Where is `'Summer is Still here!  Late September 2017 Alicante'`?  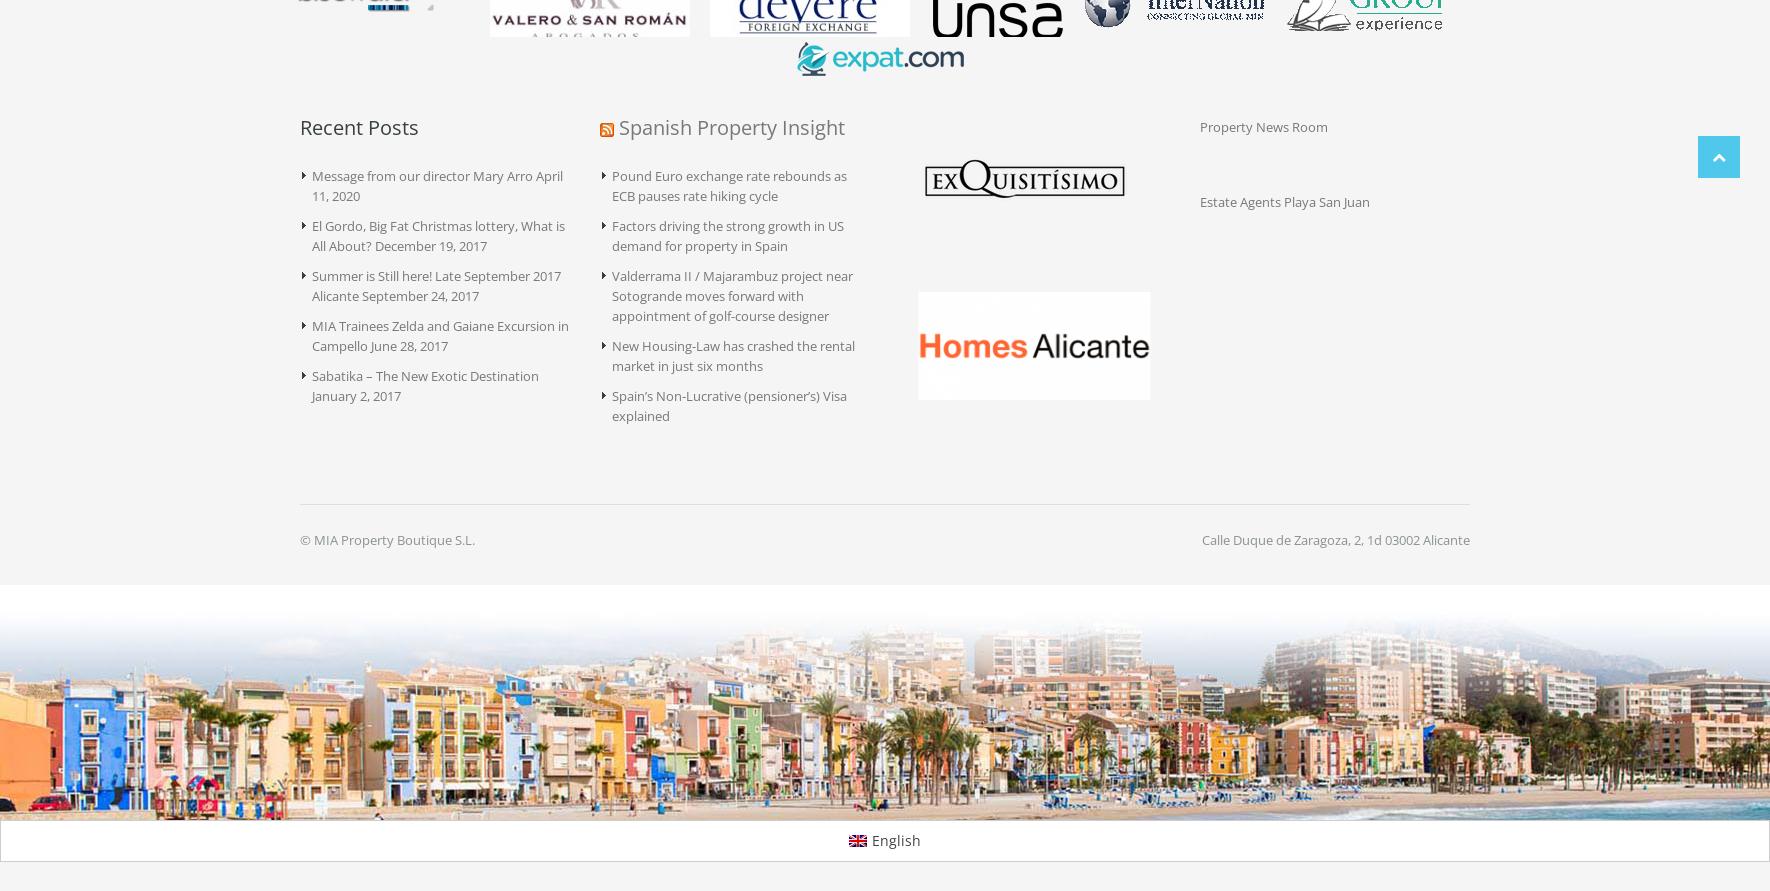 'Summer is Still here!  Late September 2017 Alicante' is located at coordinates (435, 285).